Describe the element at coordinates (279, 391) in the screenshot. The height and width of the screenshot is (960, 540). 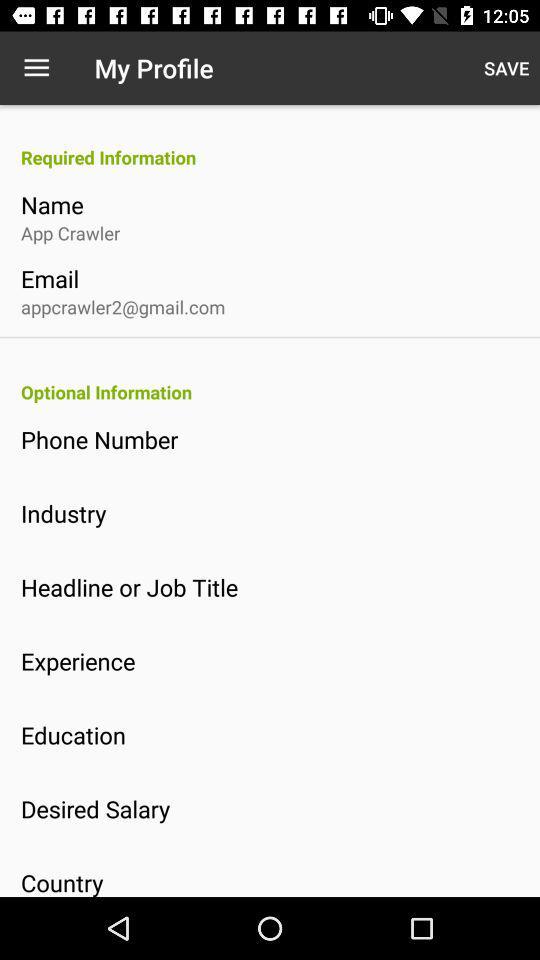
I see `optional information icon` at that location.